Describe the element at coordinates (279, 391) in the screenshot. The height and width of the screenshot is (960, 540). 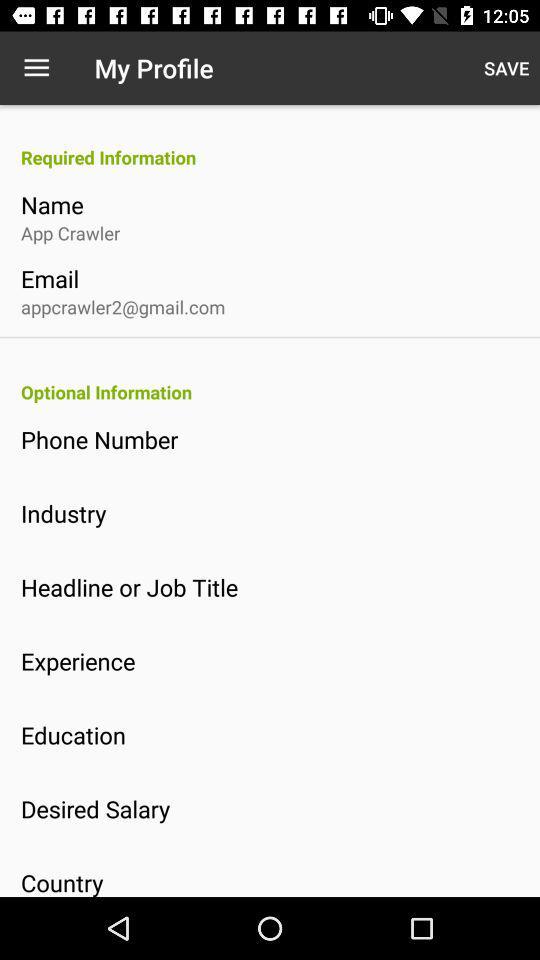
I see `optional information icon` at that location.